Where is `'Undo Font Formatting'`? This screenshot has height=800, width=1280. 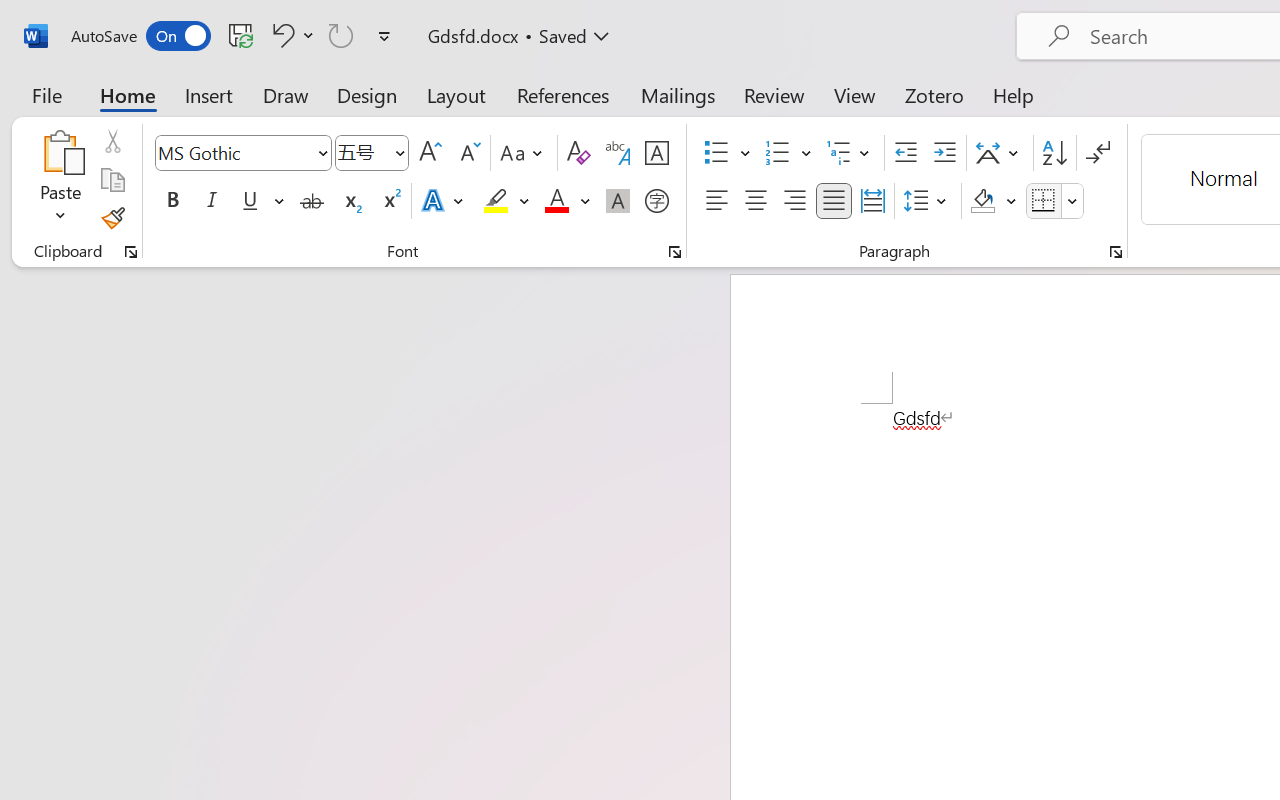 'Undo Font Formatting' is located at coordinates (279, 34).